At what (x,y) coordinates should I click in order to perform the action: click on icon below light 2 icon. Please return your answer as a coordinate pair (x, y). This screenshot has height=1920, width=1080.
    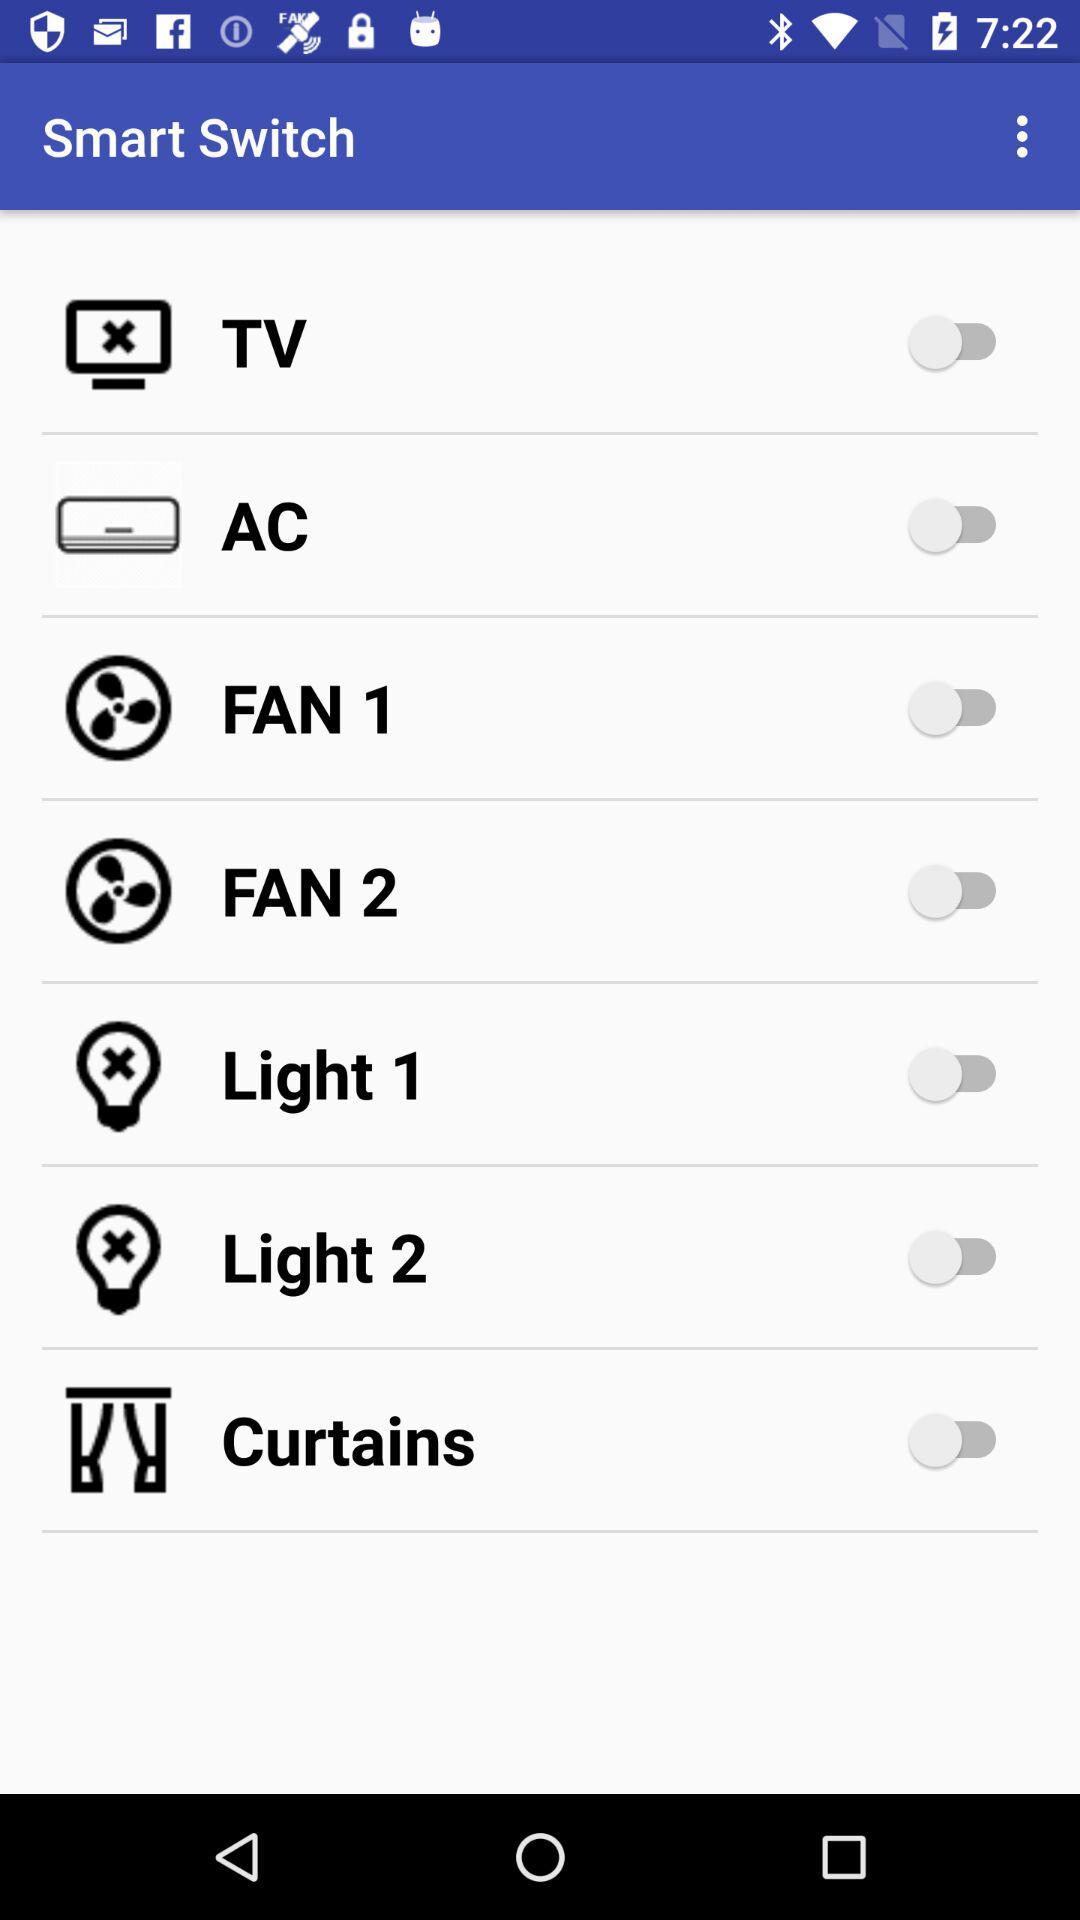
    Looking at the image, I should click on (560, 1440).